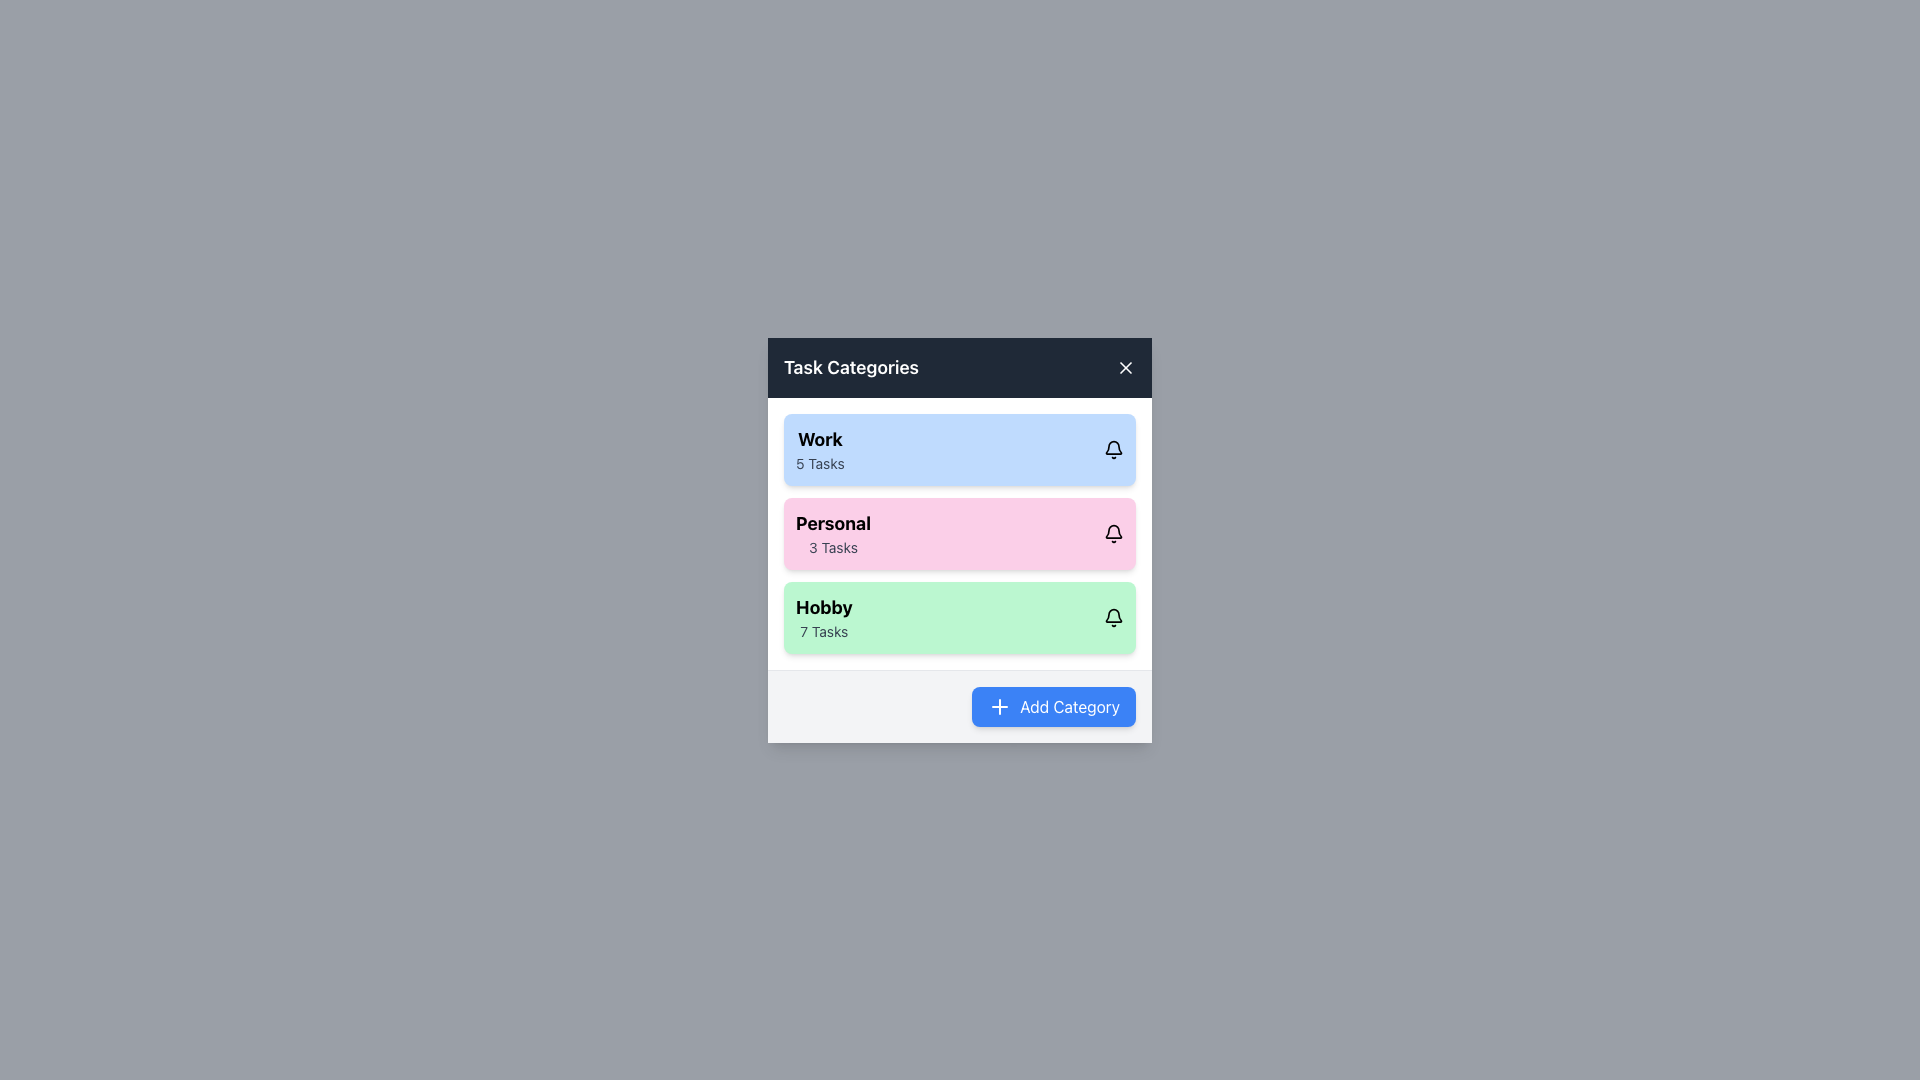  What do you see at coordinates (1099, 676) in the screenshot?
I see `the 'Add Category' button located at the bottom of the dialog box` at bounding box center [1099, 676].